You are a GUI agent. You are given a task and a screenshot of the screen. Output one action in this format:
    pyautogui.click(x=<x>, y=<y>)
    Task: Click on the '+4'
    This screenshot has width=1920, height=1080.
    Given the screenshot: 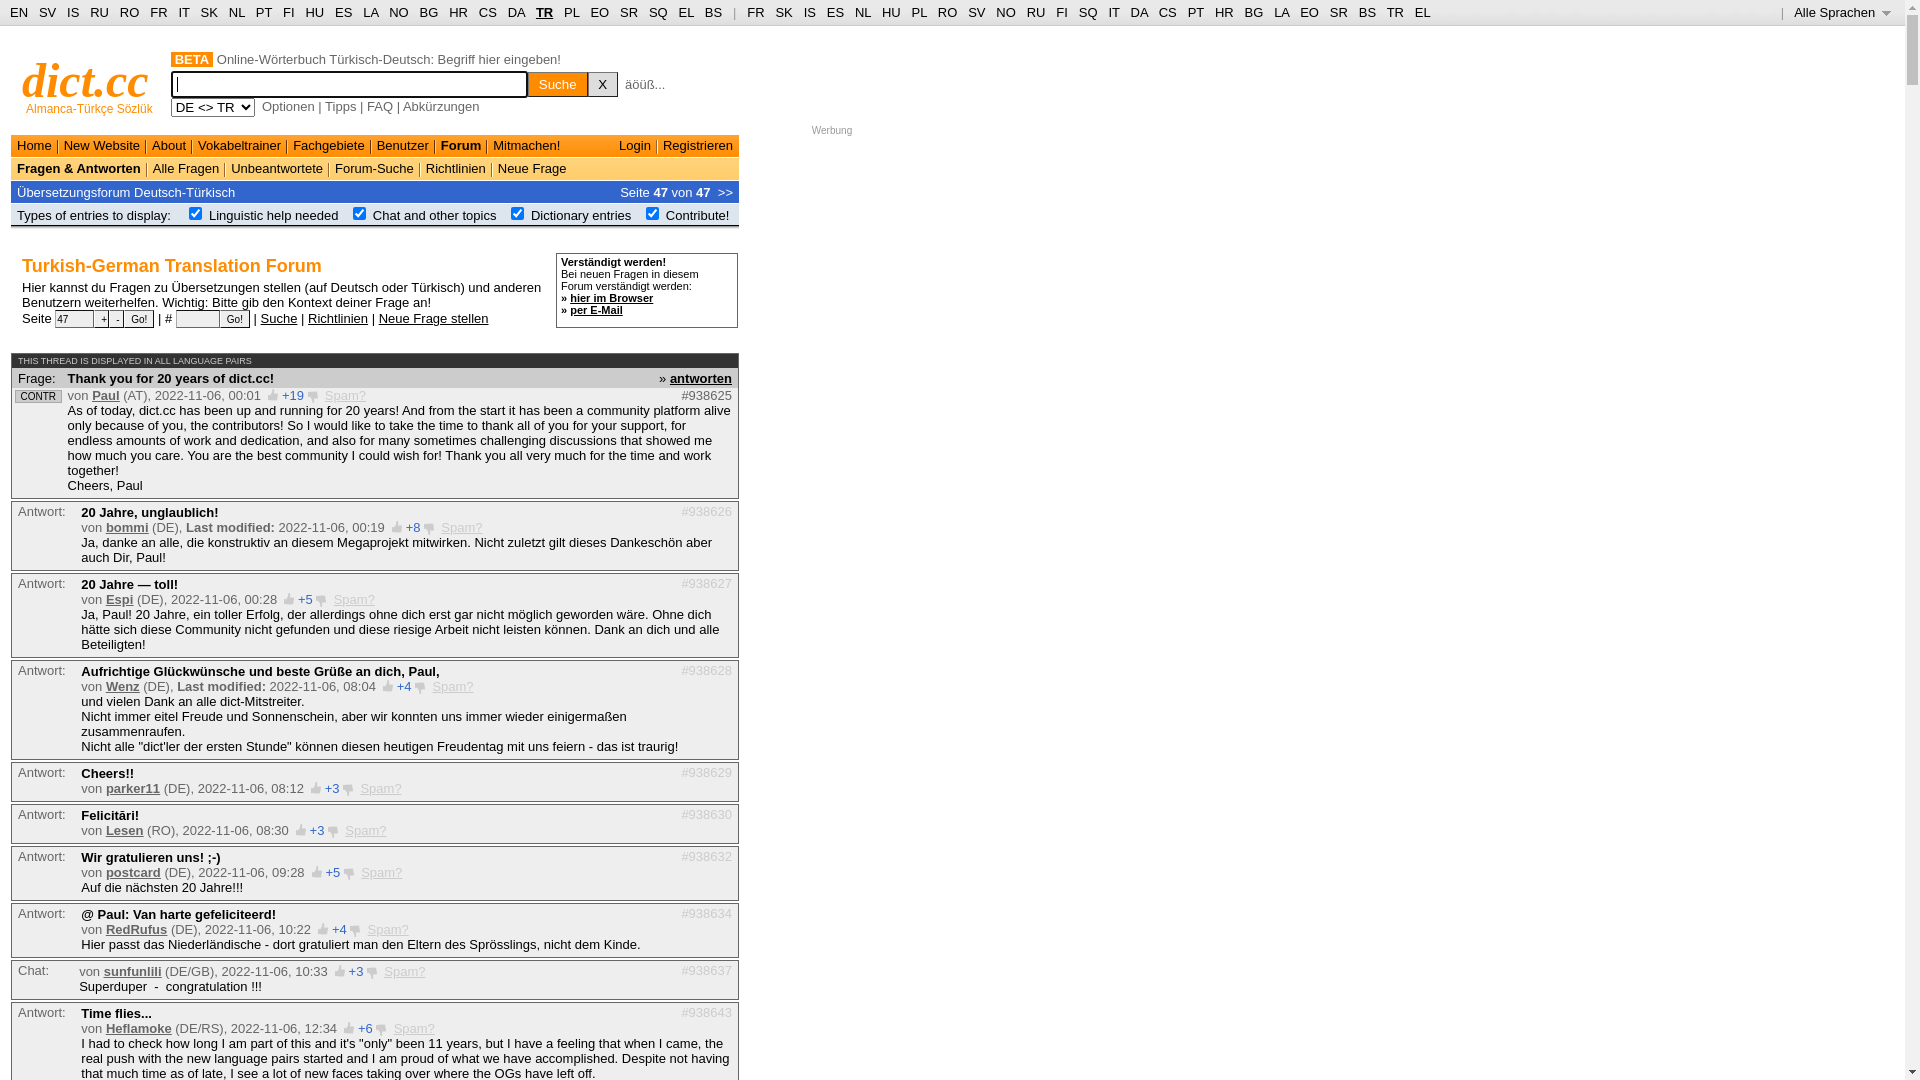 What is the action you would take?
    pyautogui.click(x=403, y=685)
    